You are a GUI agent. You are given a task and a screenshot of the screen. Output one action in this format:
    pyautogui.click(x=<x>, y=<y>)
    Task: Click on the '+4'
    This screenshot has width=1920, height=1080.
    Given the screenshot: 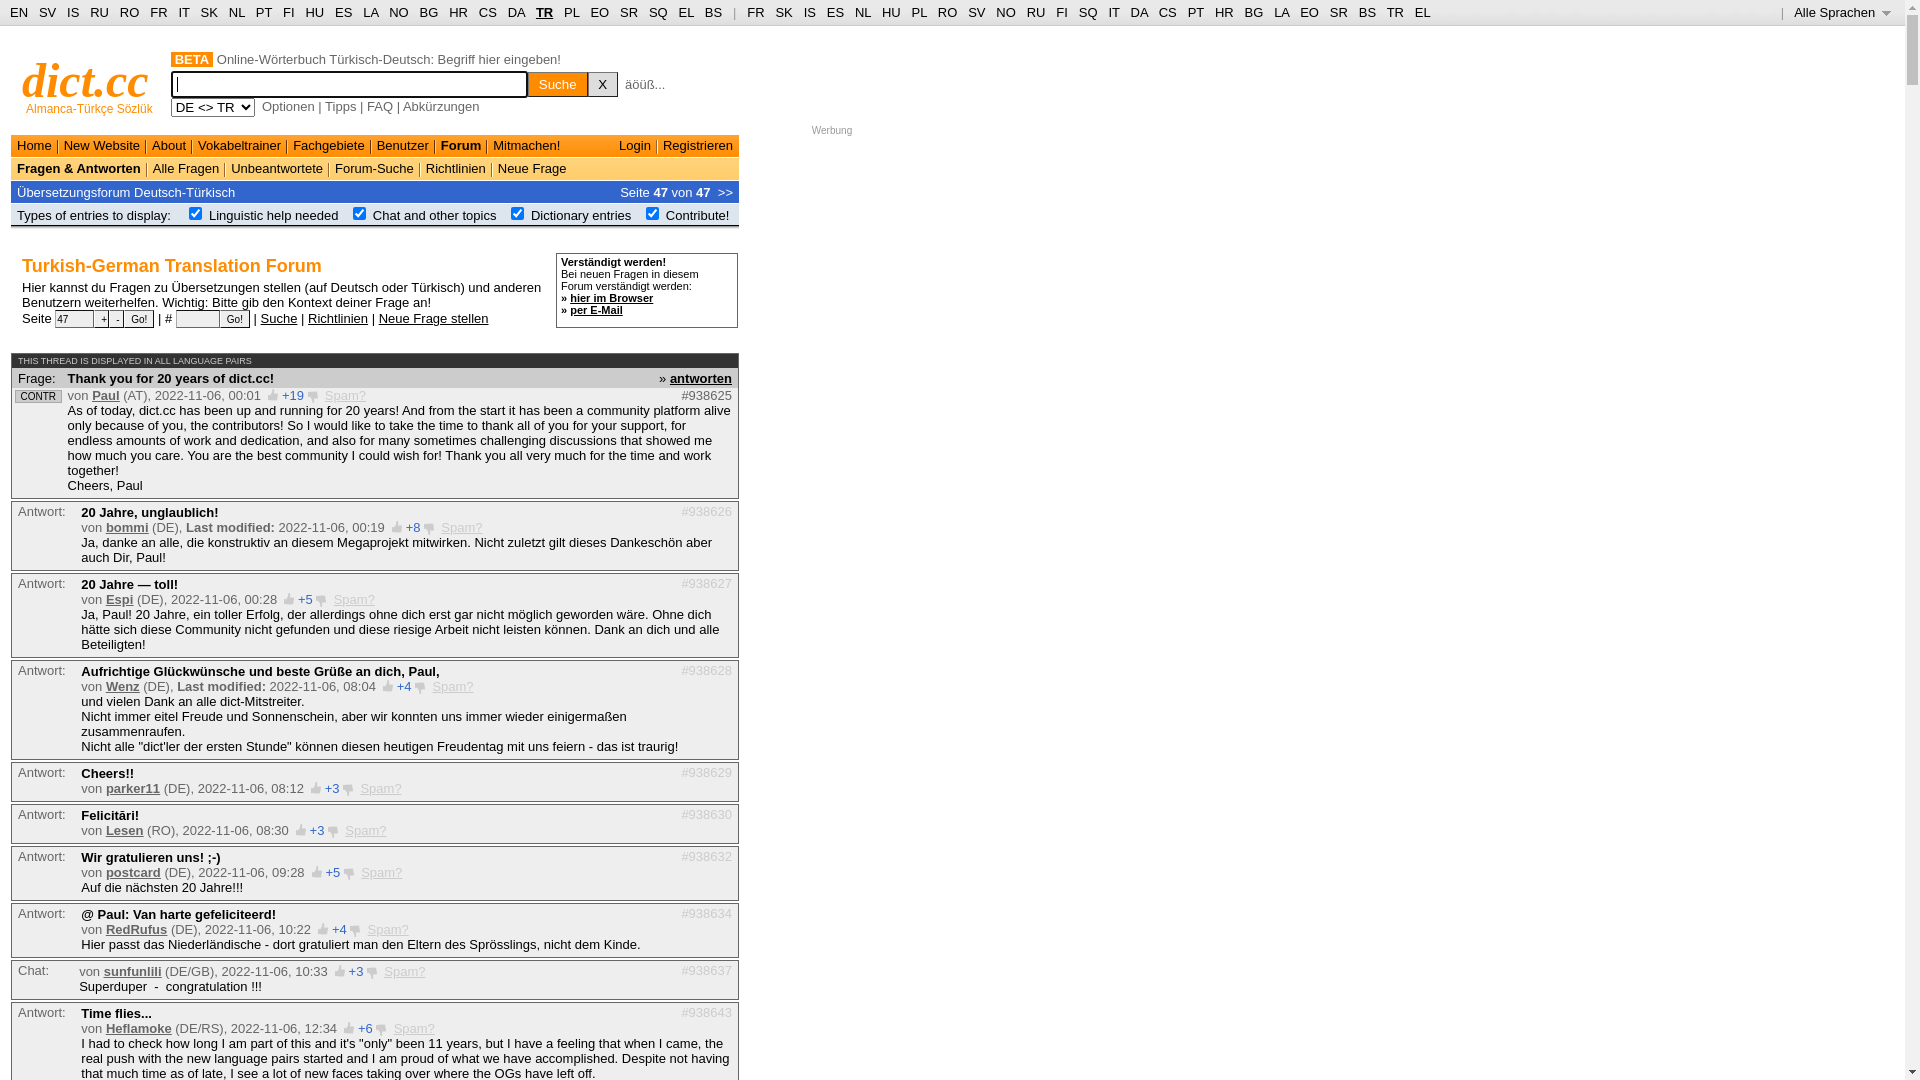 What is the action you would take?
    pyautogui.click(x=403, y=685)
    